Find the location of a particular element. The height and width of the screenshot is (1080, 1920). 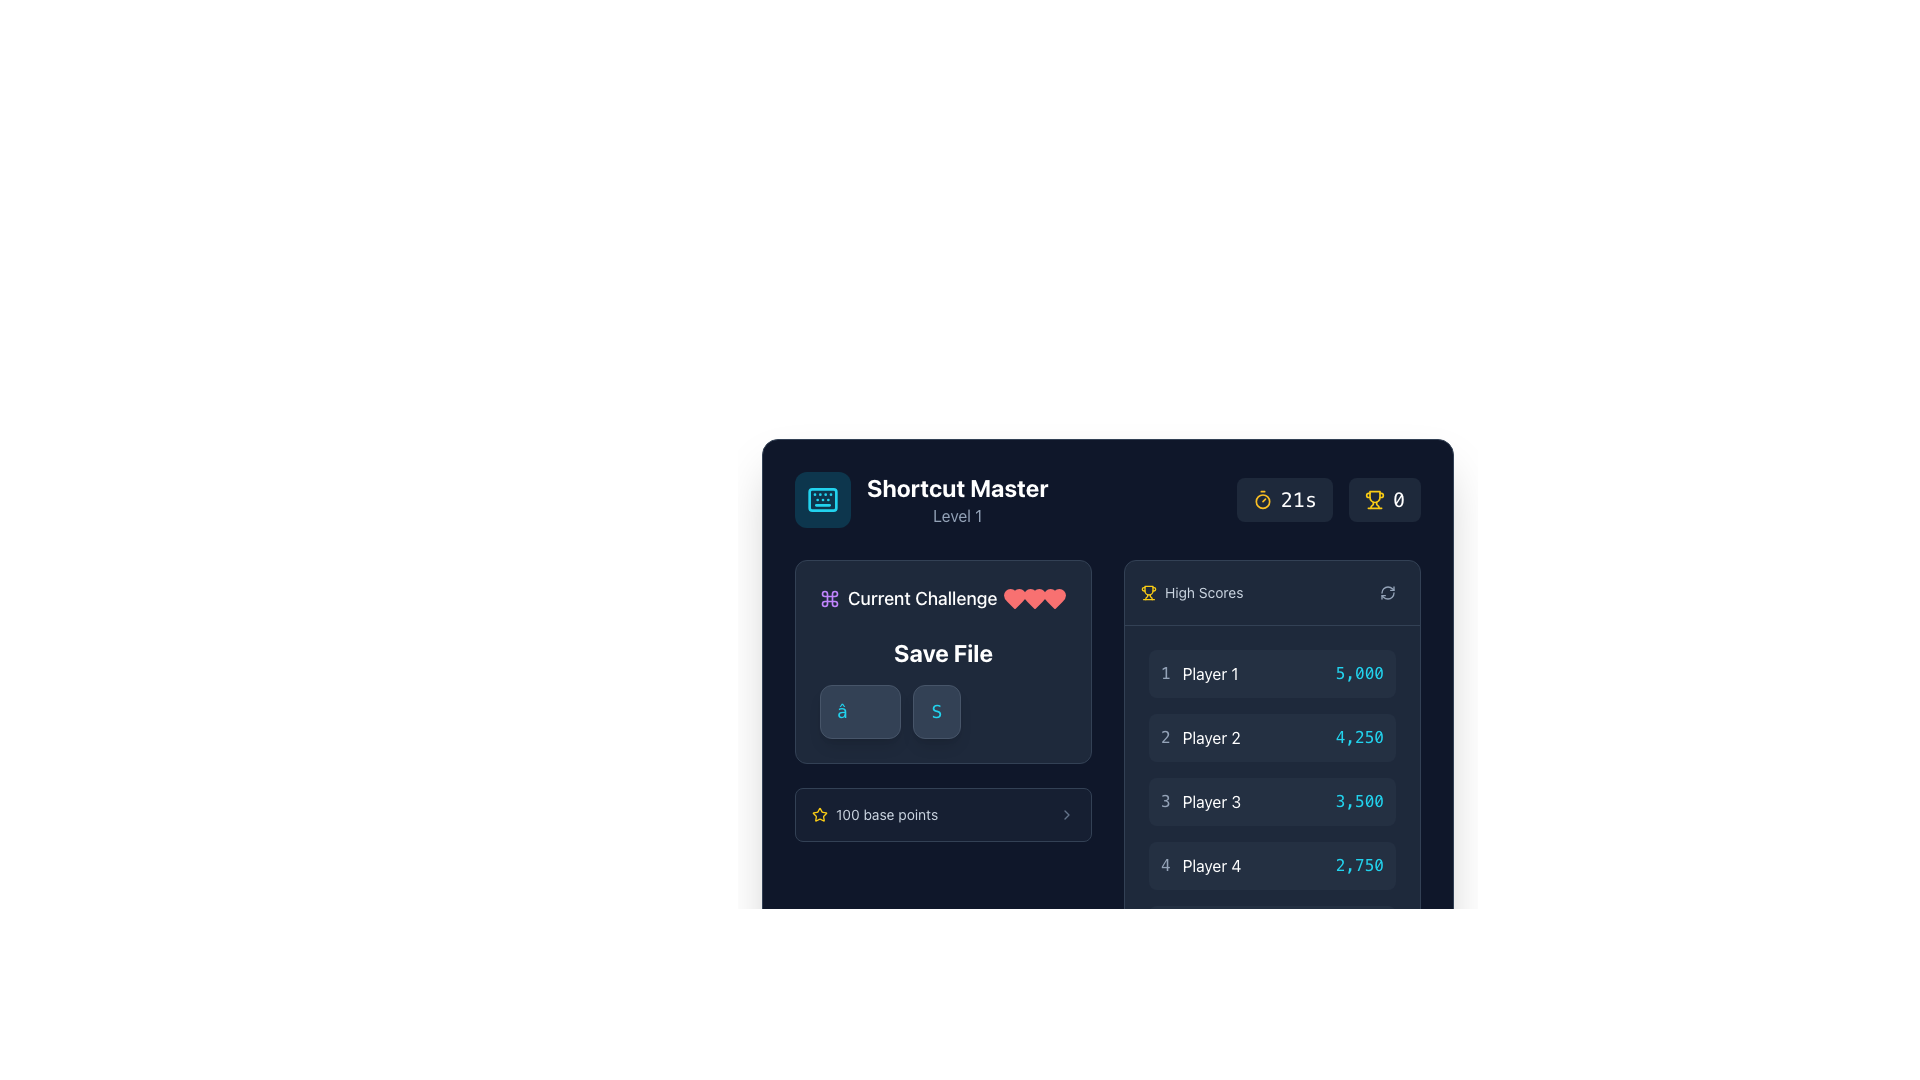

the trophy icon with yellow accent, located to the left of the number '0' in the top-right corner of the interface is located at coordinates (1373, 499).